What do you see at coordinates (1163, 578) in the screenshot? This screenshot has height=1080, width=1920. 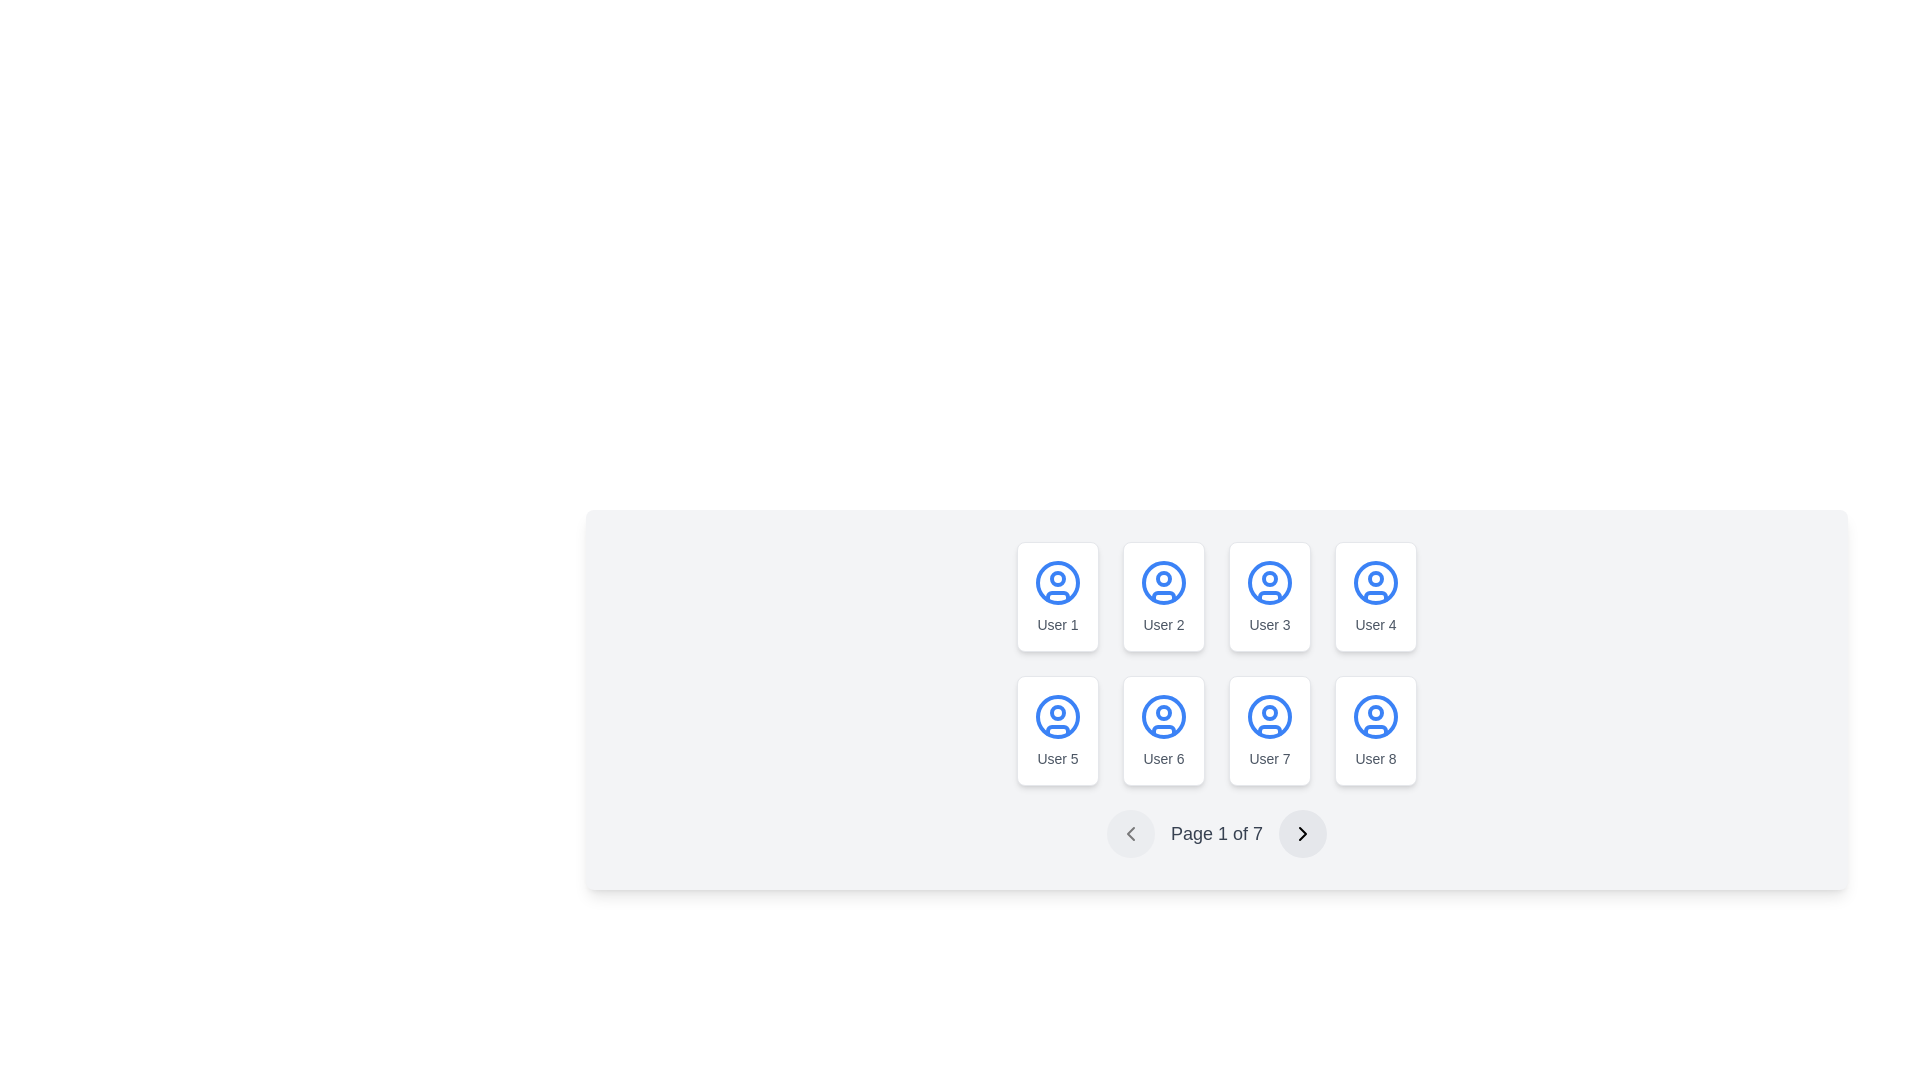 I see `the small SVG Circle within the blue user avatar icon of the second user profile card labeled 'User 2'` at bounding box center [1163, 578].